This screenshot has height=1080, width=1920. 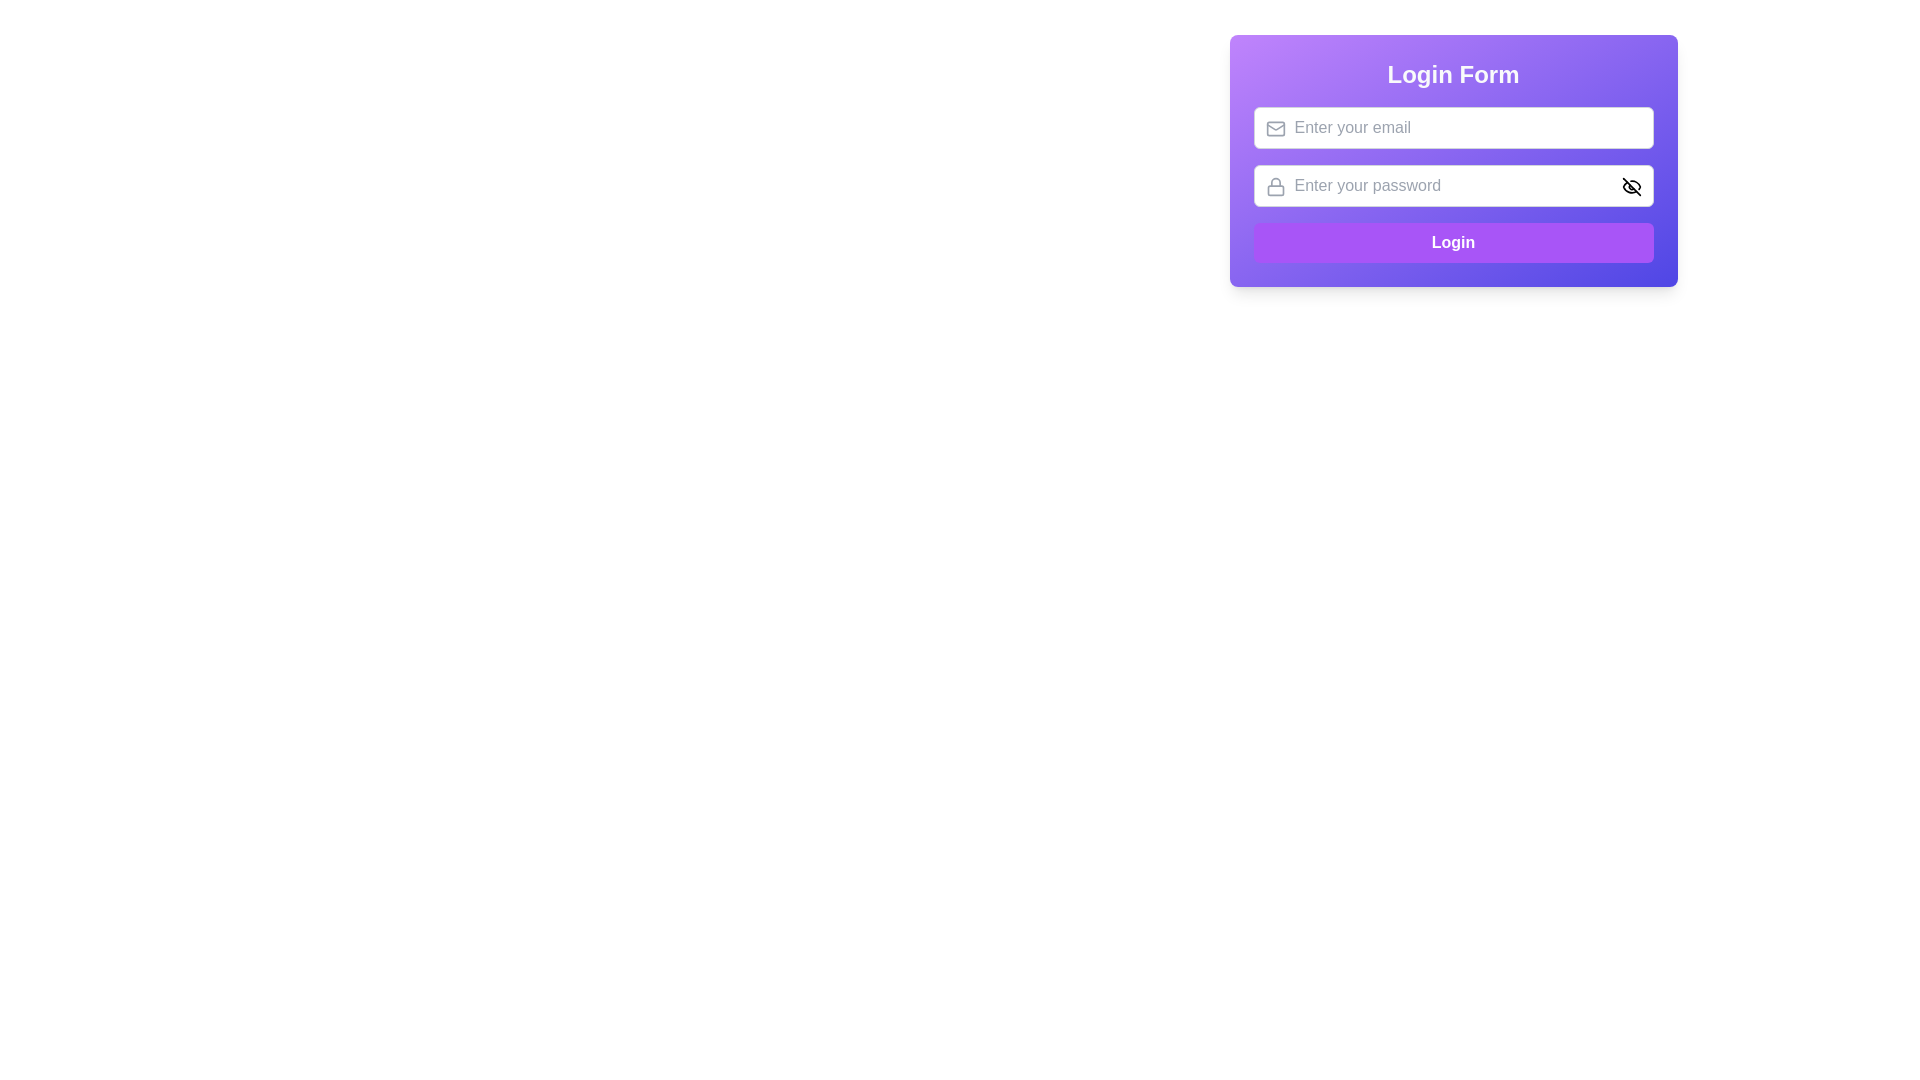 I want to click on the 'Login' button in the 'Login Form', so click(x=1453, y=185).